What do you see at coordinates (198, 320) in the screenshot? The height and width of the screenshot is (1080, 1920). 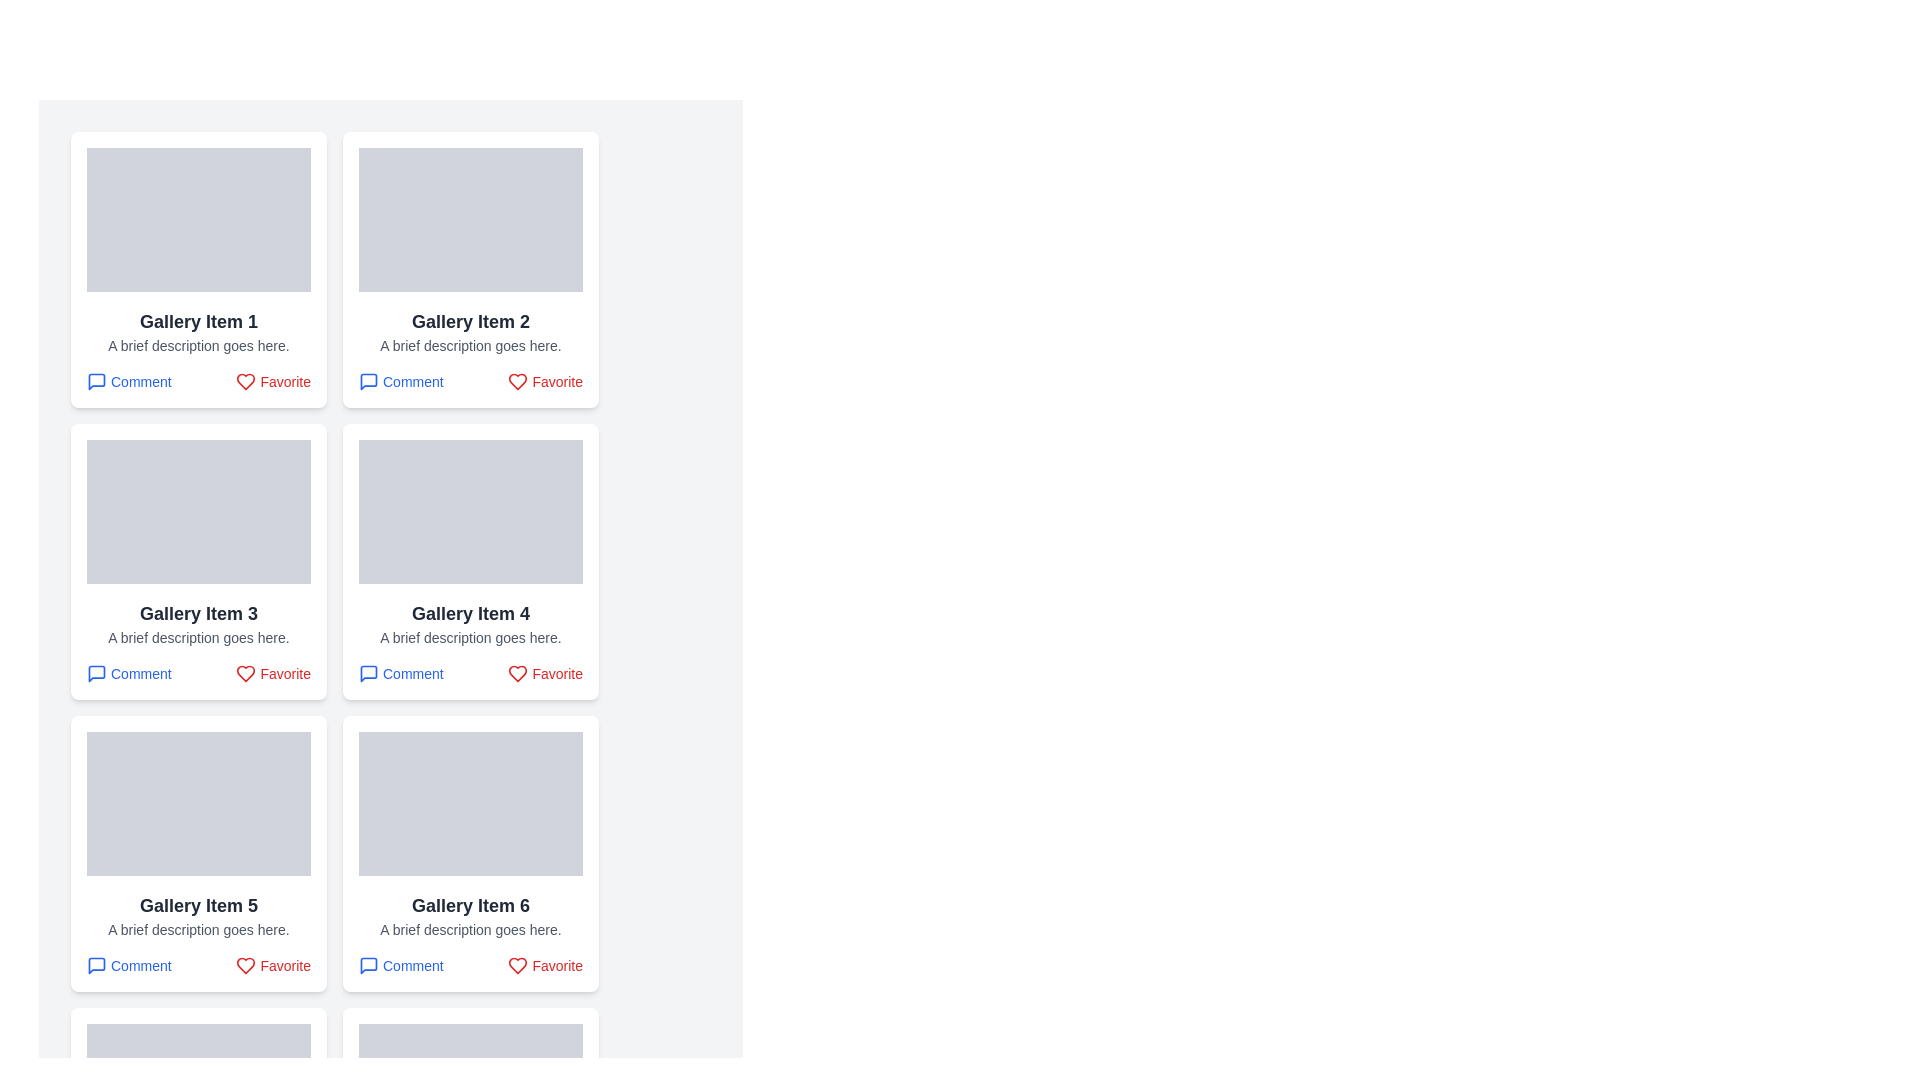 I see `the text label that displays the title of the first gallery item, which is centrally positioned beneath a placeholder image in the top-left card of the grid layout` at bounding box center [198, 320].